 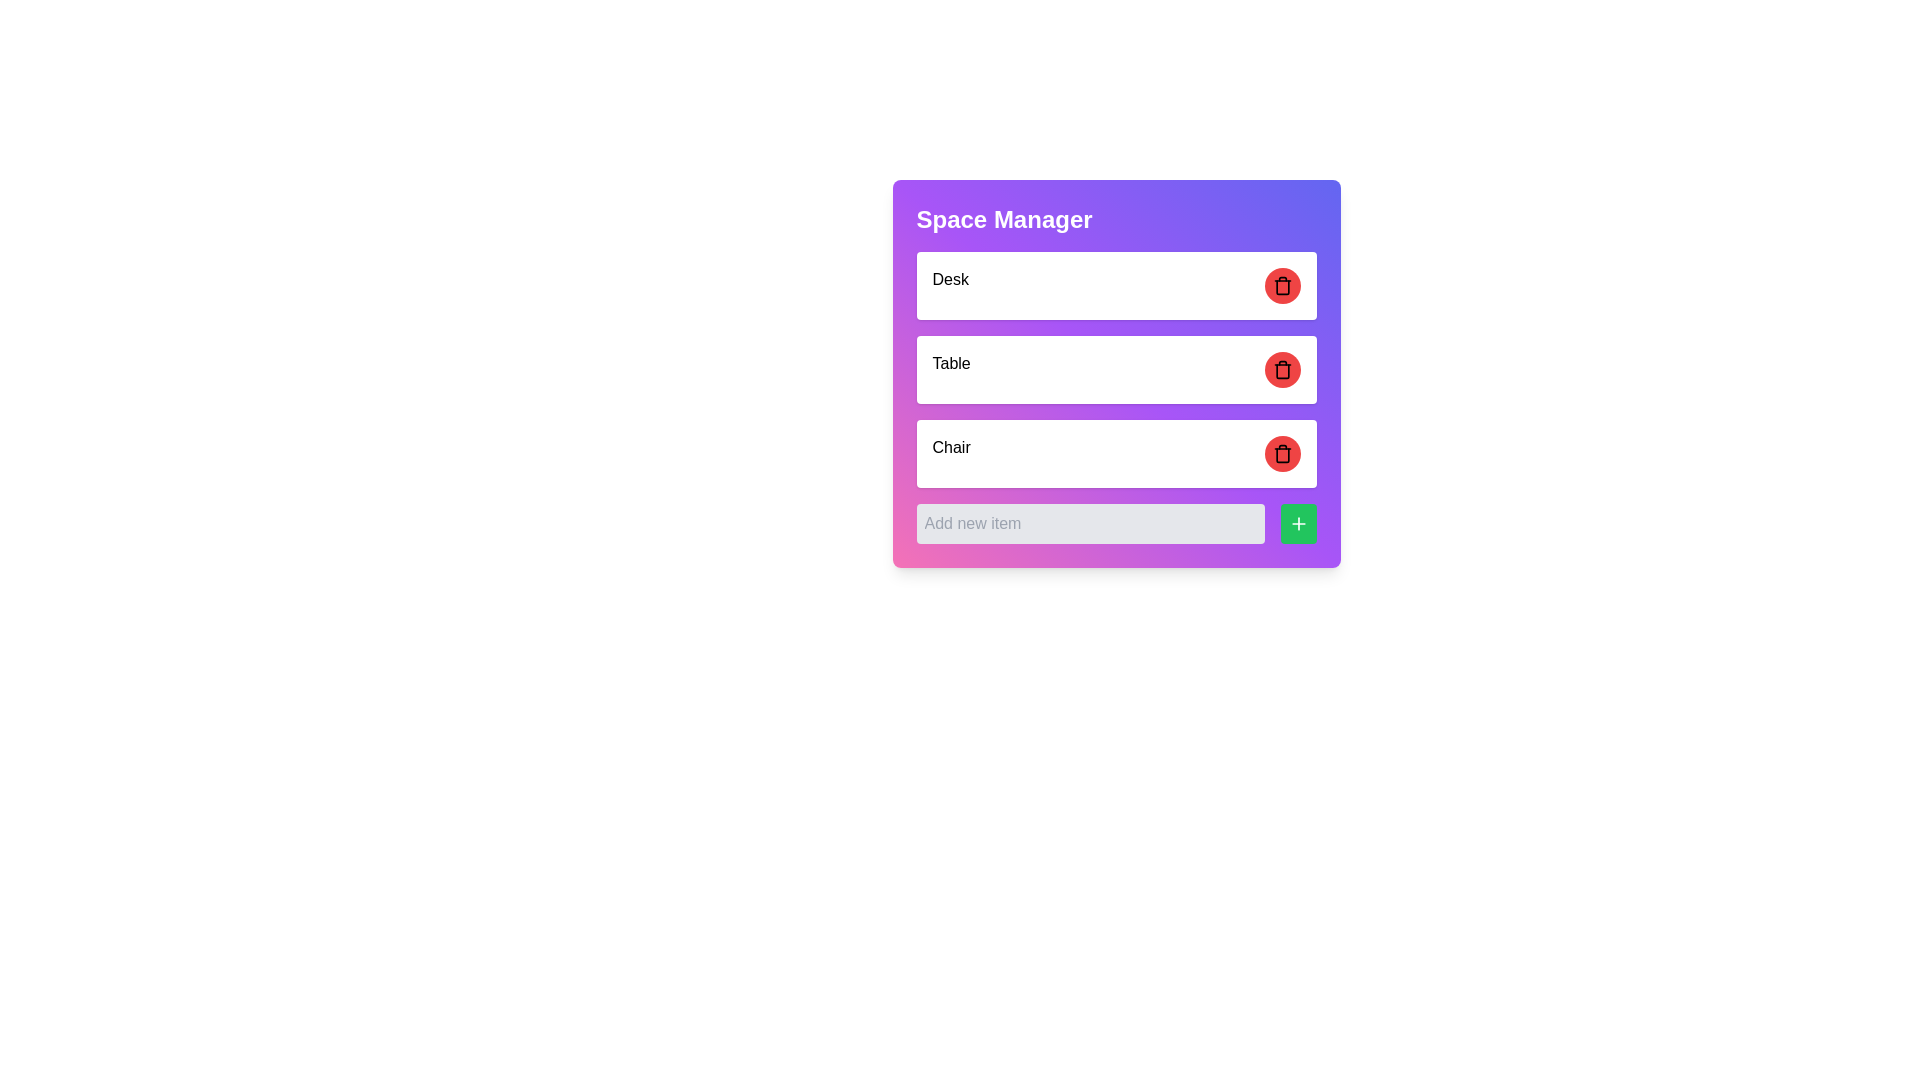 I want to click on the text label displaying 'Desk', so click(x=949, y=285).